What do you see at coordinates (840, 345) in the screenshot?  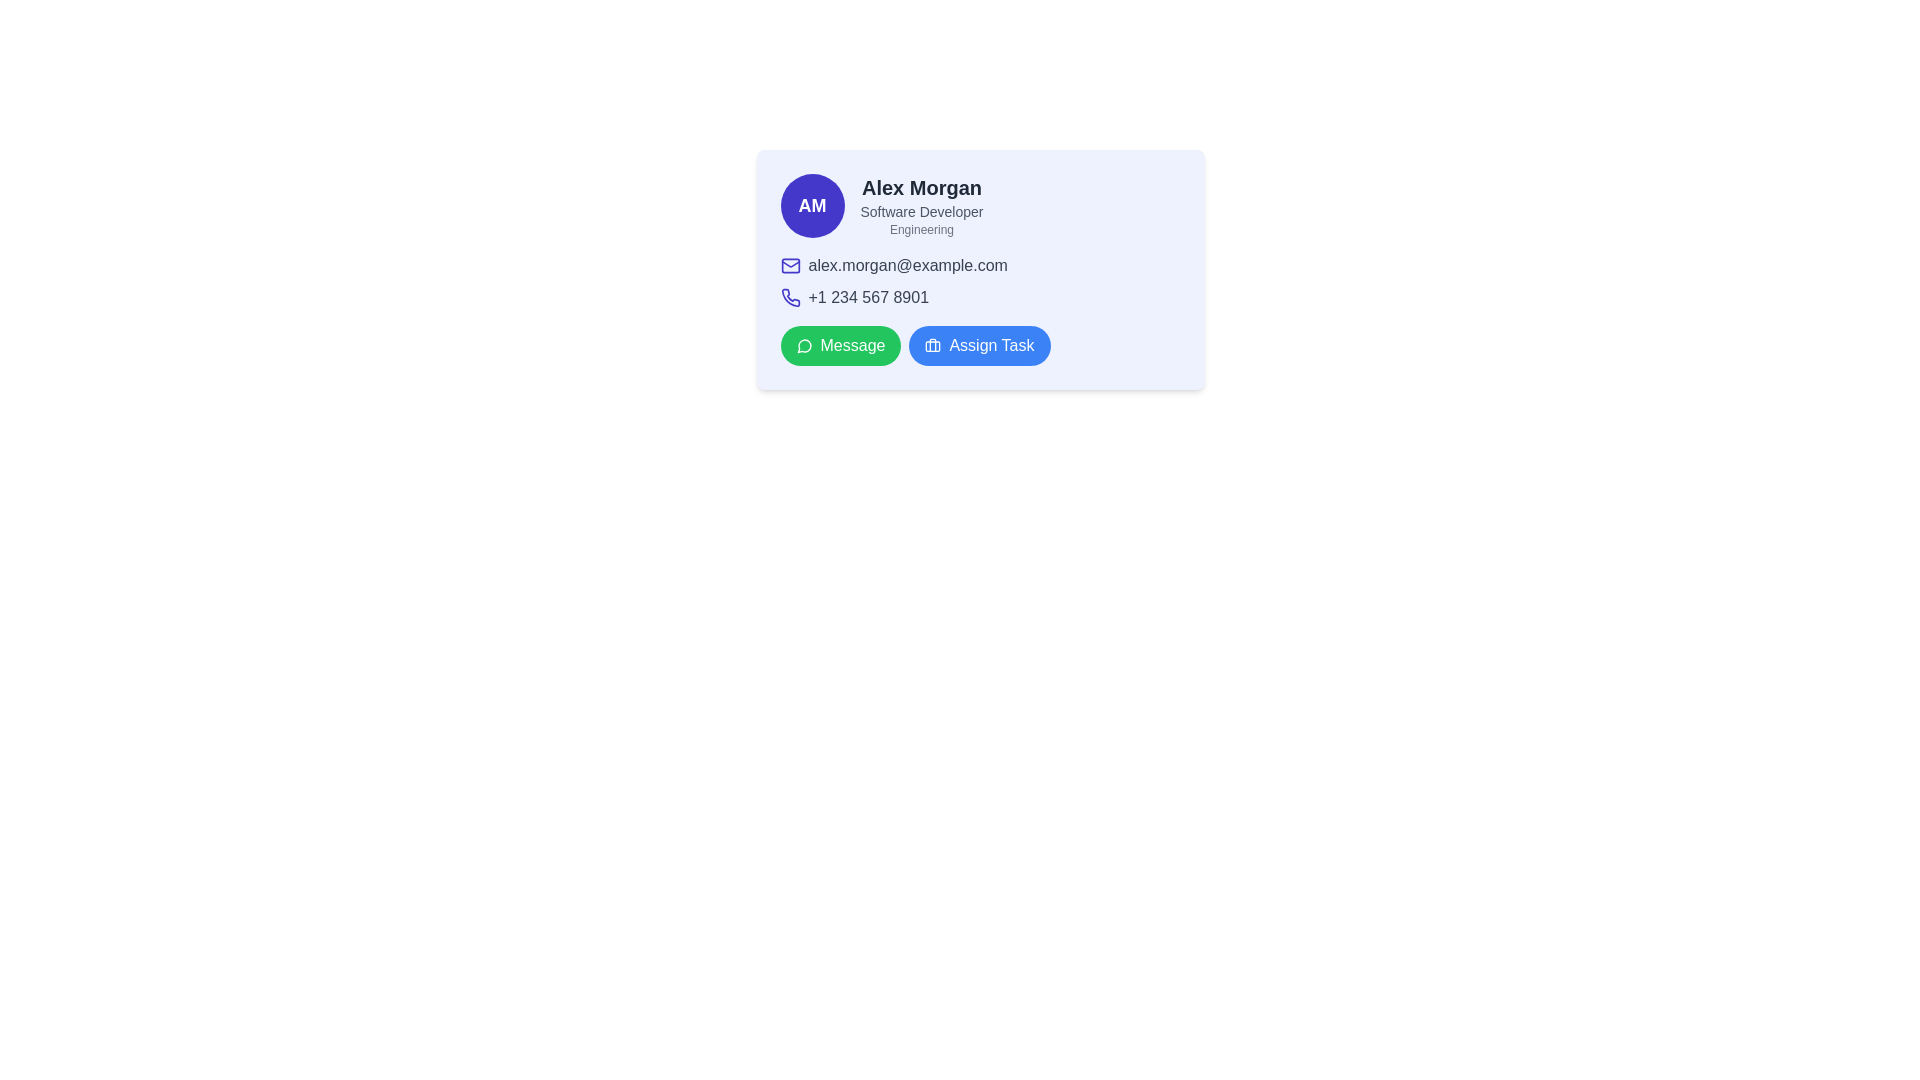 I see `the first button in the horizontal arrangement to initiate a messaging action, which targets the individual or entity represented in the profile card` at bounding box center [840, 345].